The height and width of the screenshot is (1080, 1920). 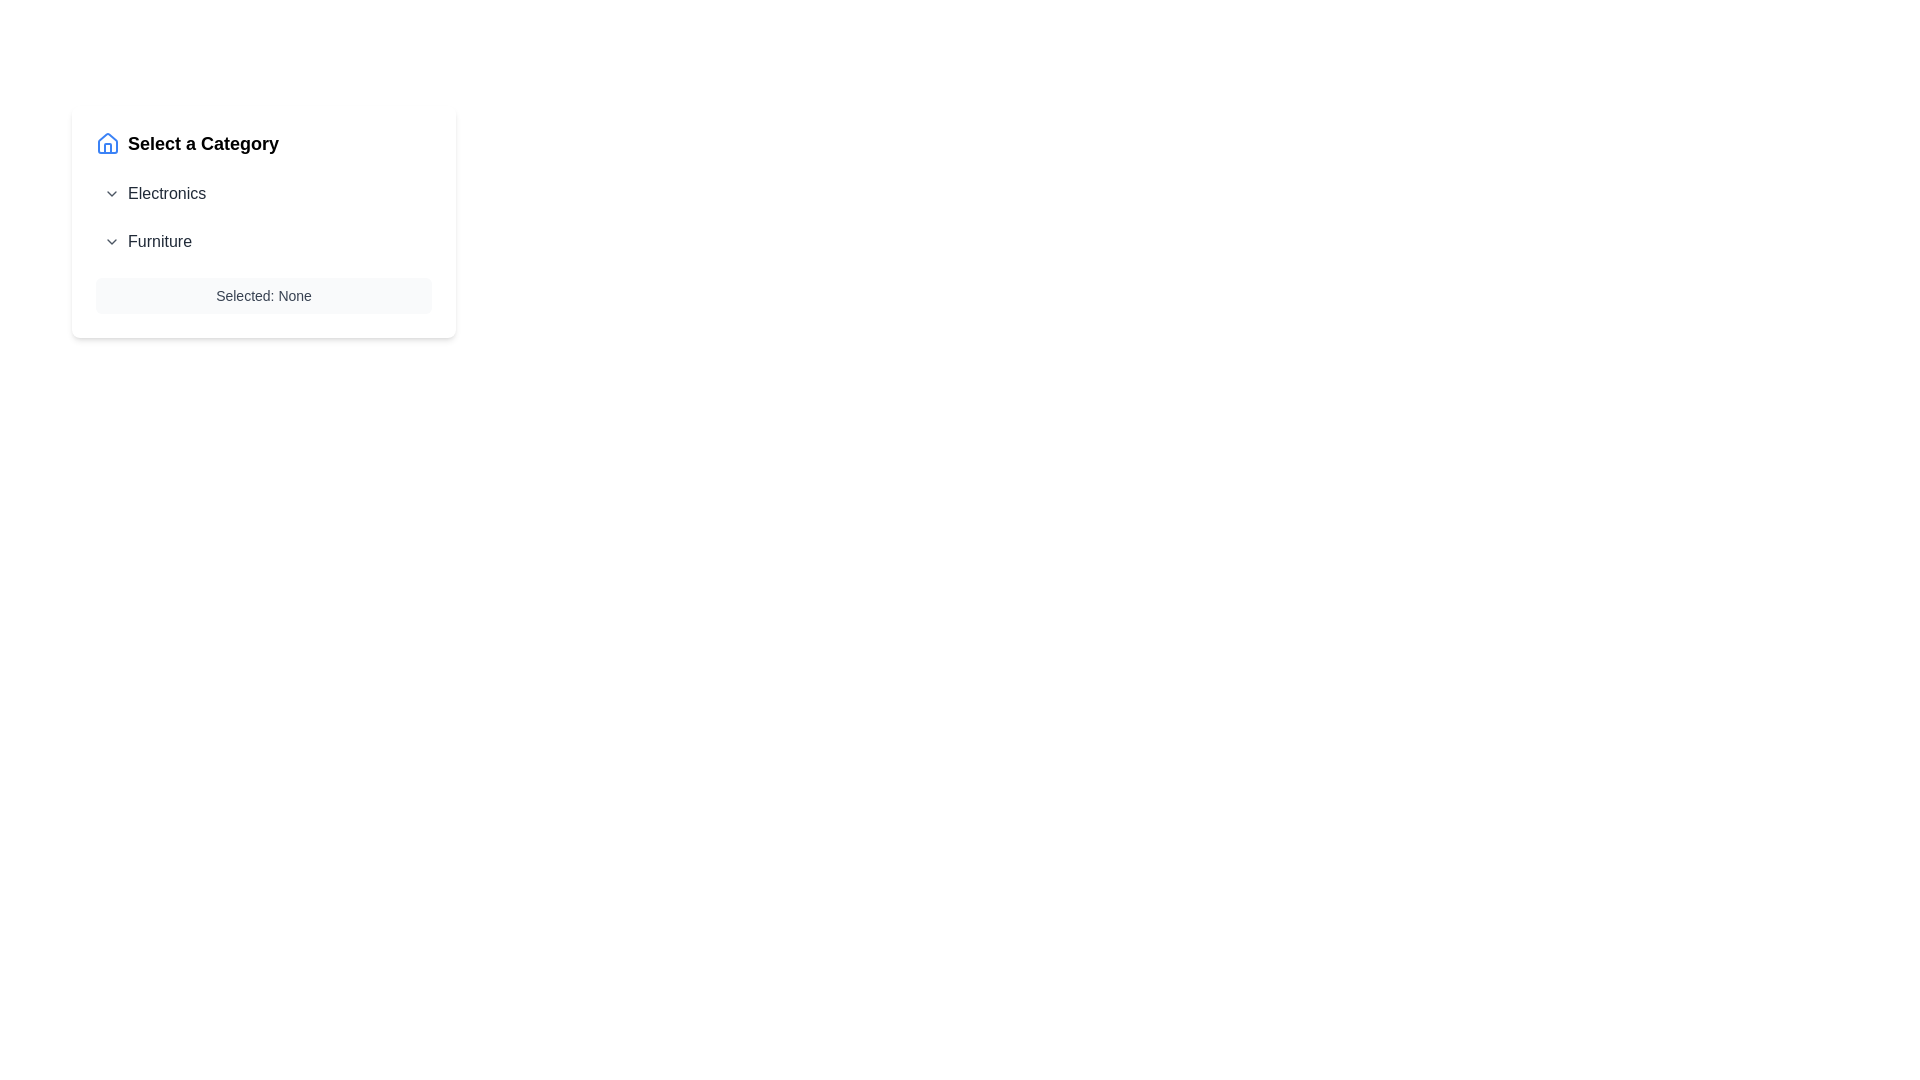 I want to click on the Collapsible Menu Item for Furniture, so click(x=263, y=241).